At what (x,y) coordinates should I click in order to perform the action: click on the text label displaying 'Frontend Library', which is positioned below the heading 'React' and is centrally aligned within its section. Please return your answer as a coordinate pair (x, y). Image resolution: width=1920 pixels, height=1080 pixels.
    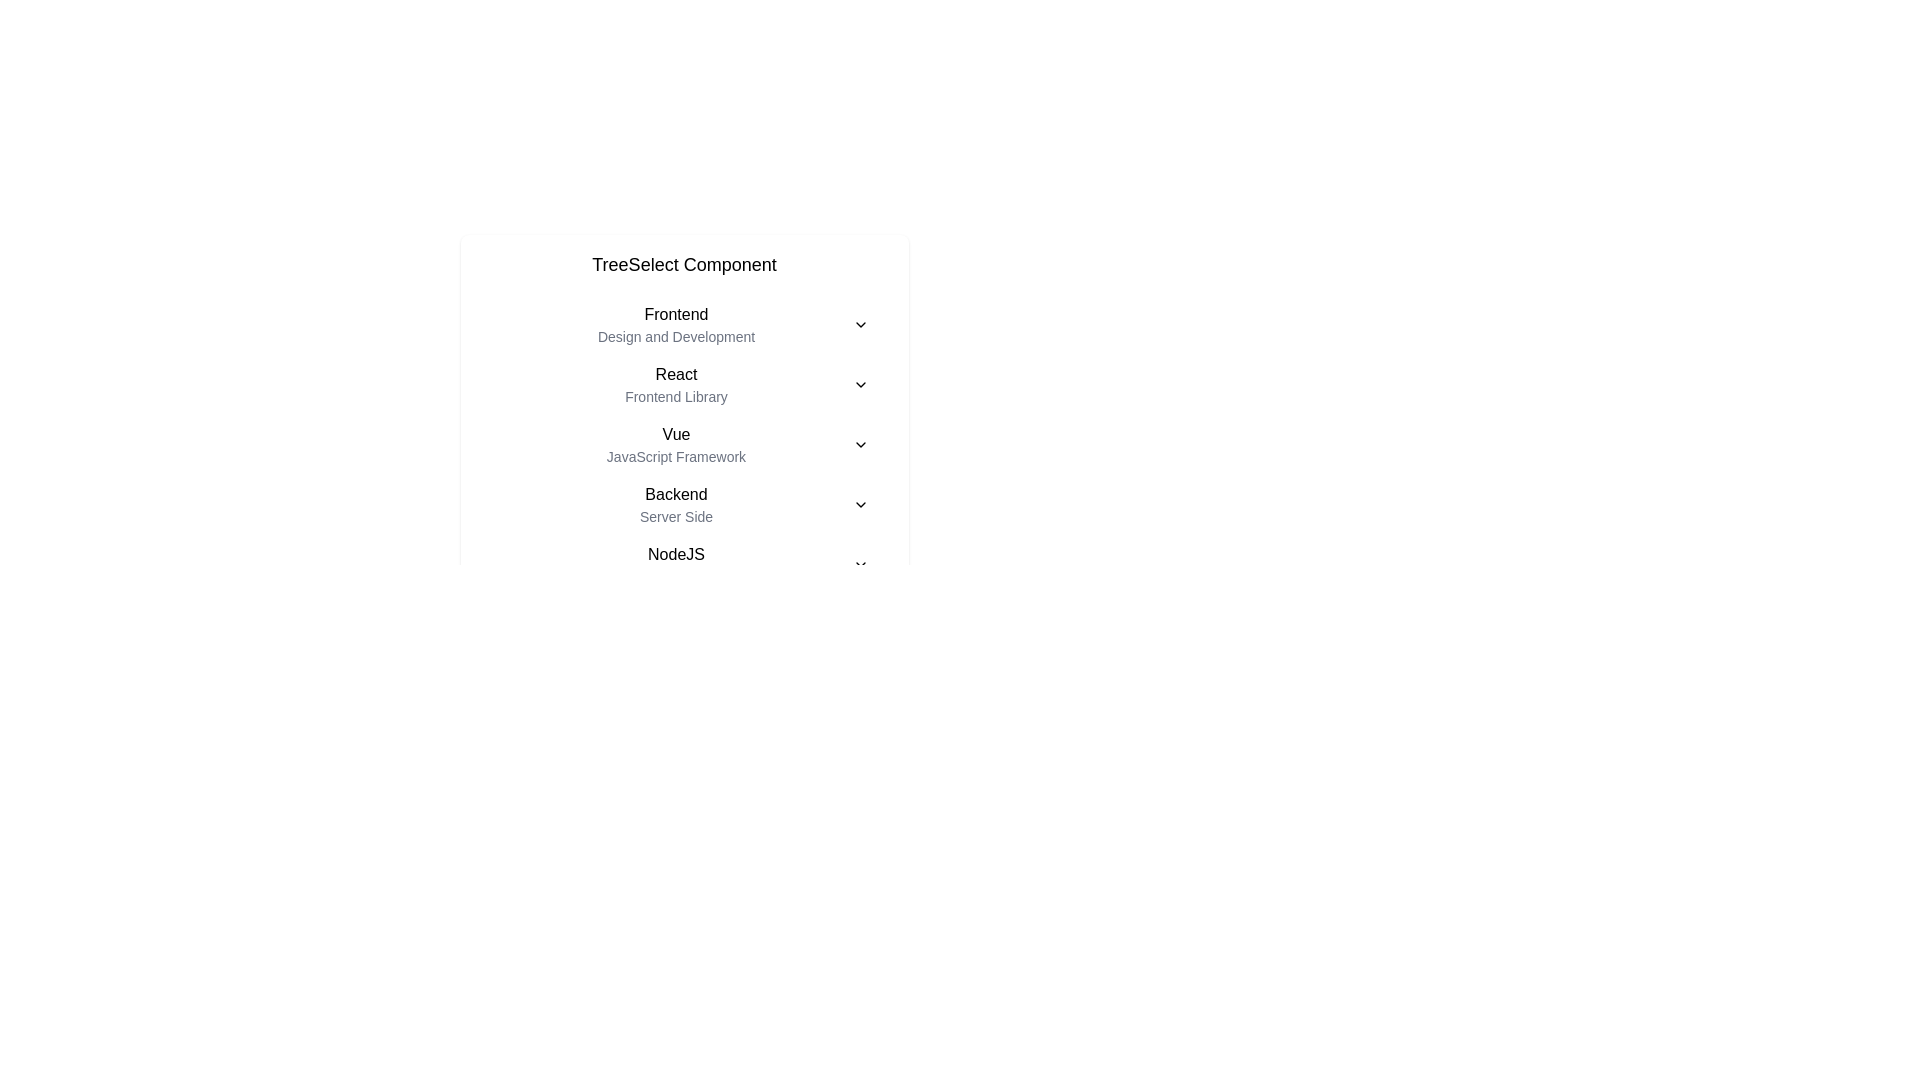
    Looking at the image, I should click on (676, 397).